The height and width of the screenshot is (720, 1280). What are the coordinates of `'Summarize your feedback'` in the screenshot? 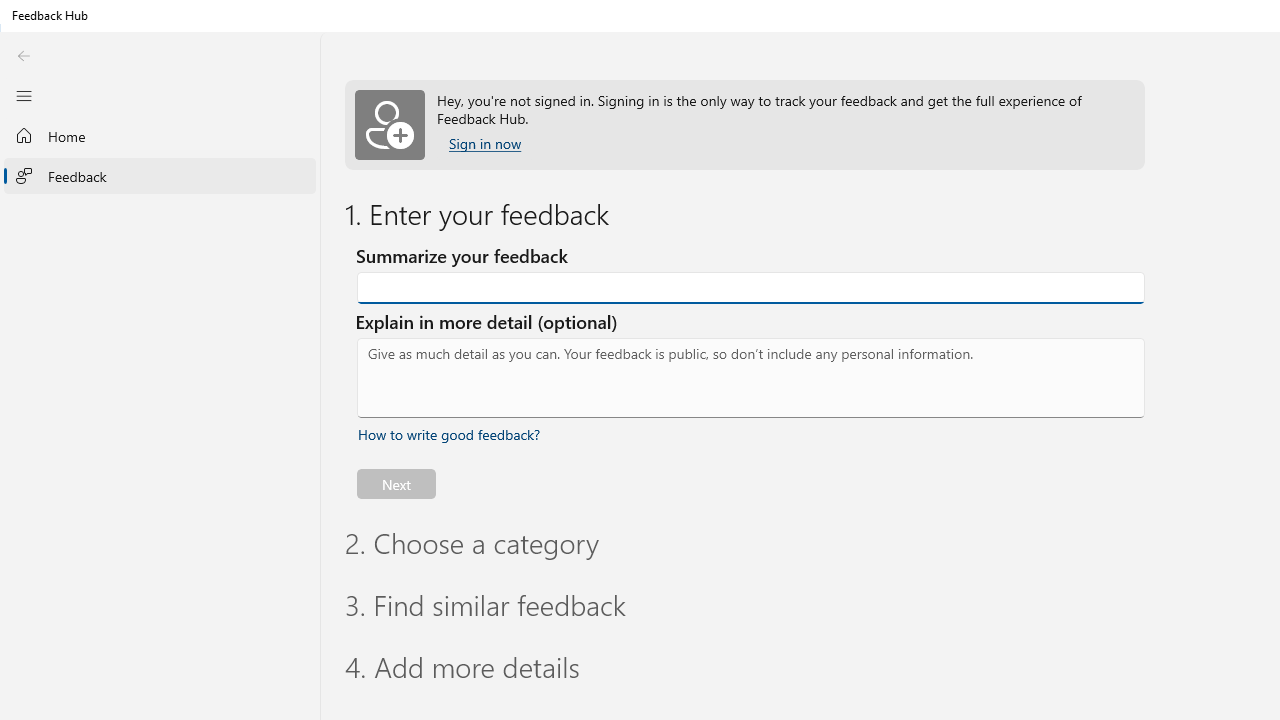 It's located at (750, 288).